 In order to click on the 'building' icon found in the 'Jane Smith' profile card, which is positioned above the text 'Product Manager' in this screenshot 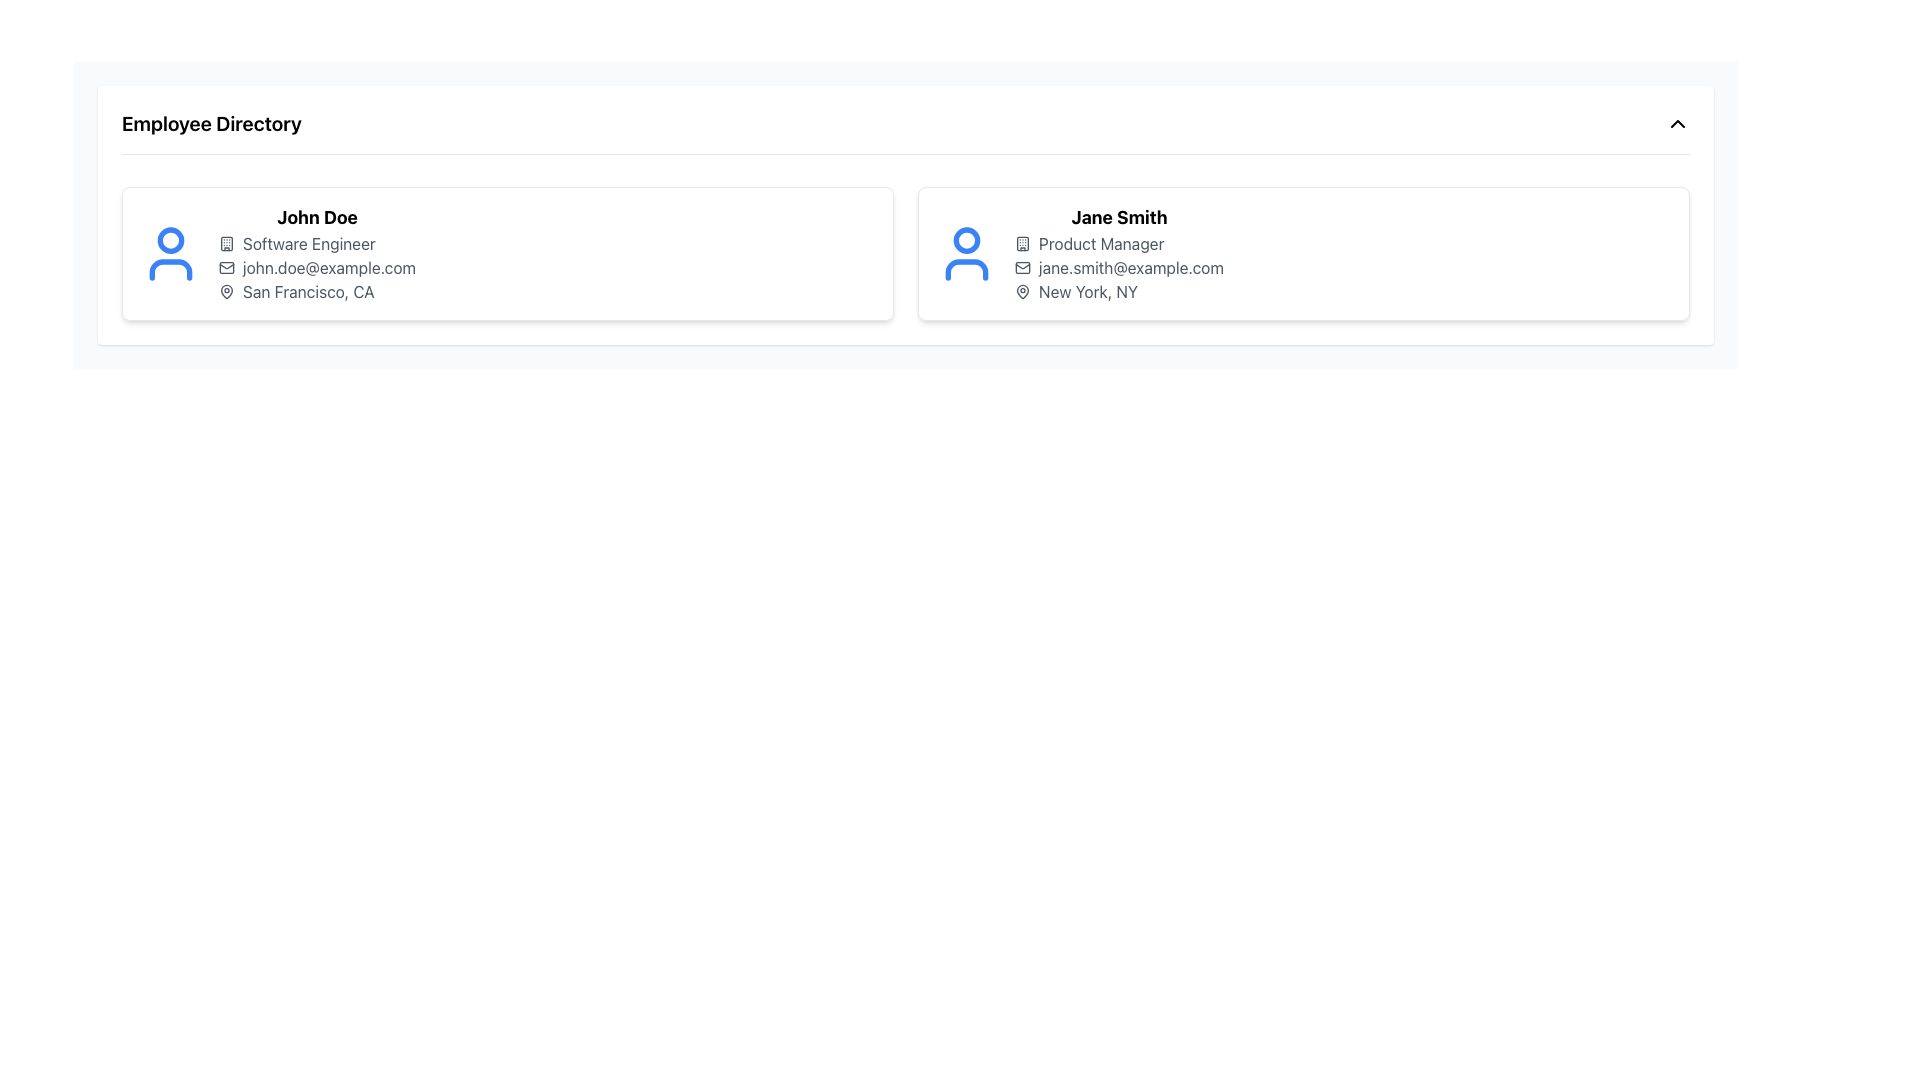, I will do `click(1022, 242)`.